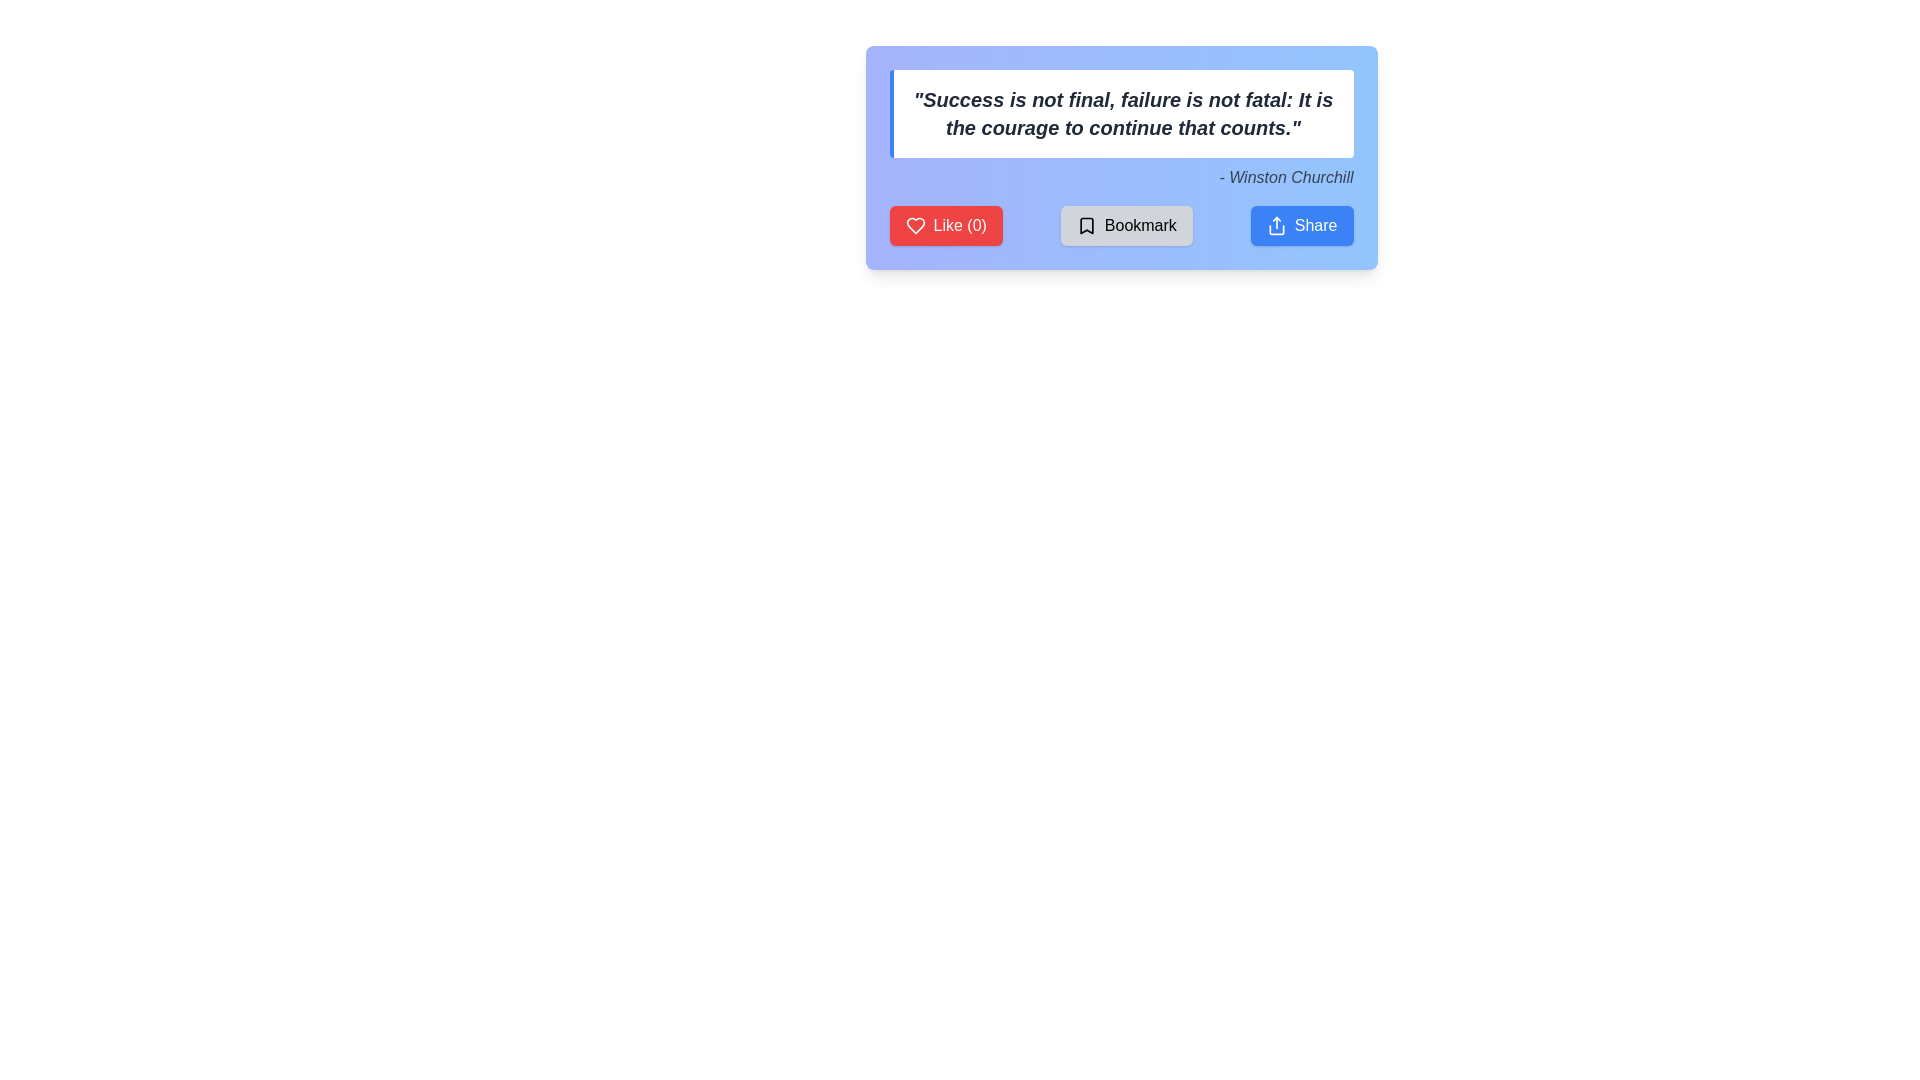 The image size is (1920, 1080). Describe the element at coordinates (1140, 225) in the screenshot. I see `the 'Bookmark' text label, which is styled in a standard sans-serif font with a light gray background, positioned between the 'Like' and 'Share' buttons` at that location.